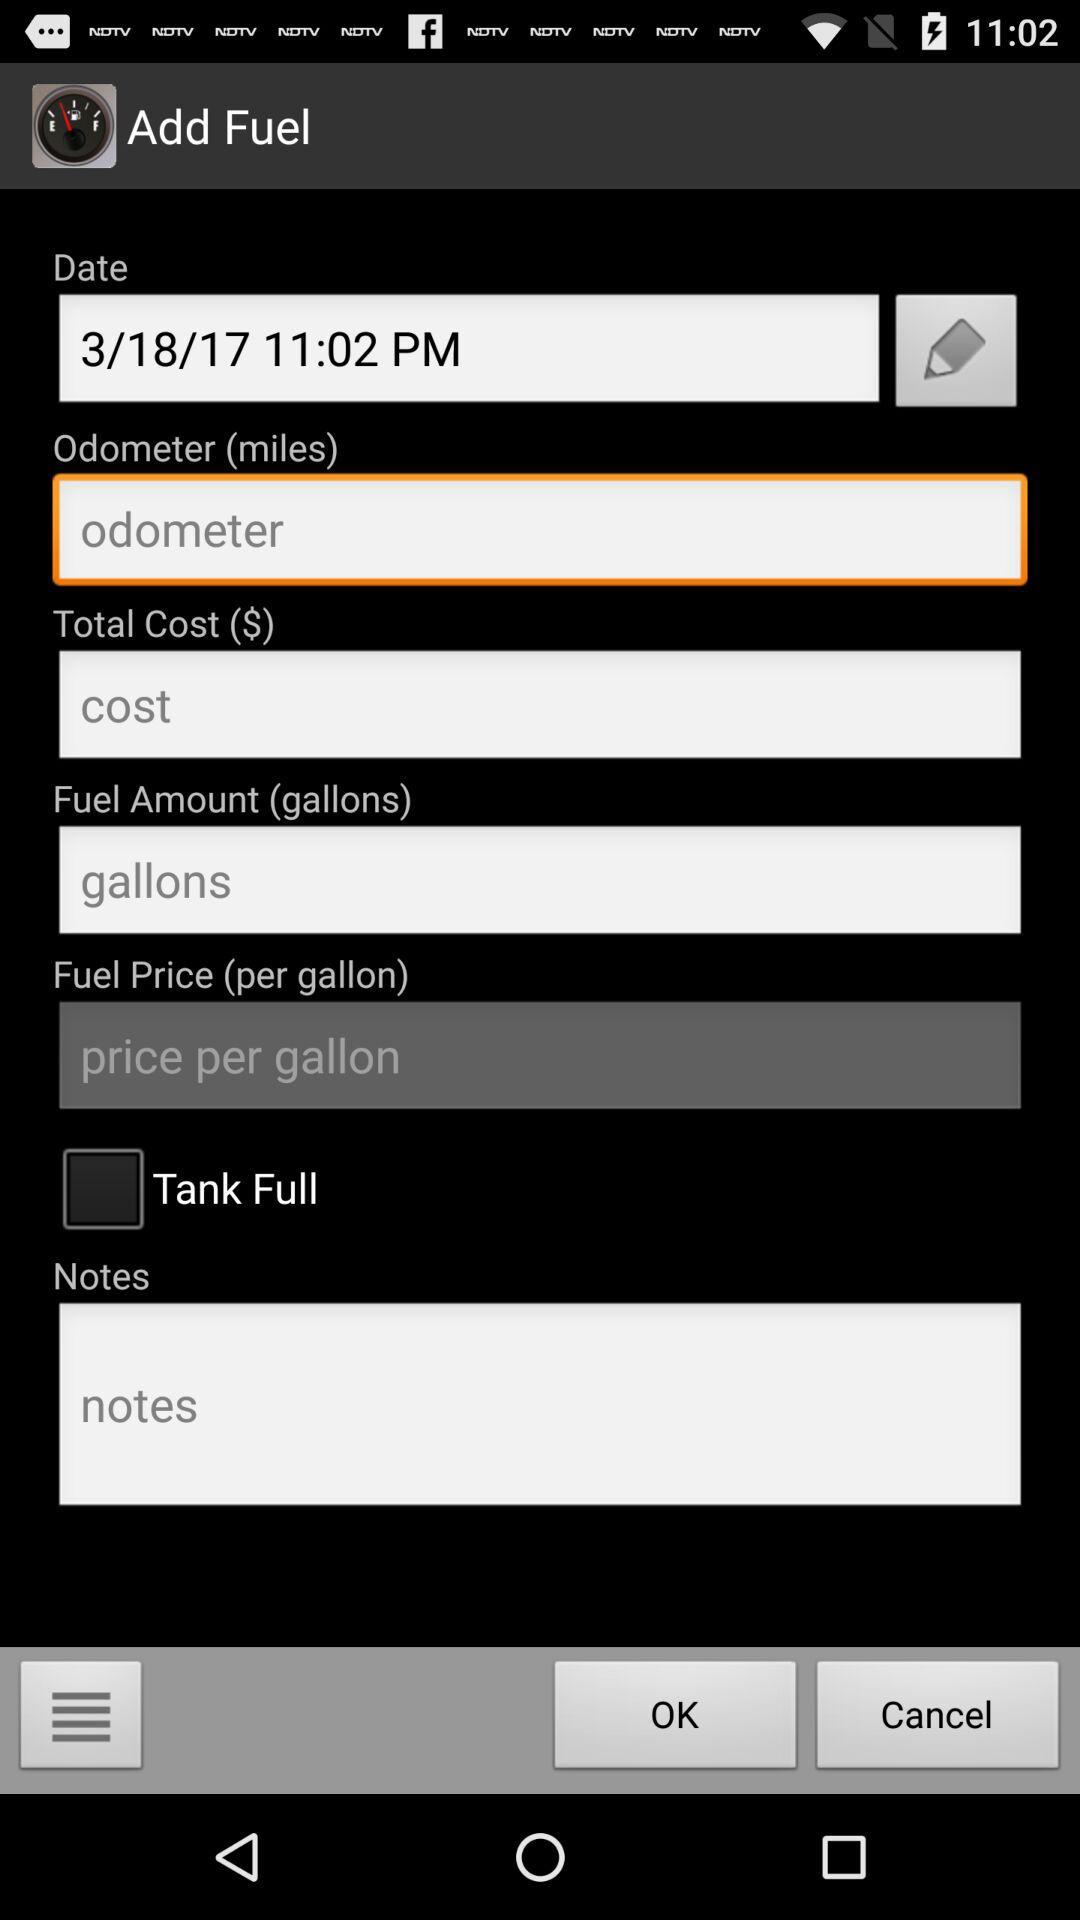 The width and height of the screenshot is (1080, 1920). What do you see at coordinates (540, 534) in the screenshot?
I see `odometer text field` at bounding box center [540, 534].